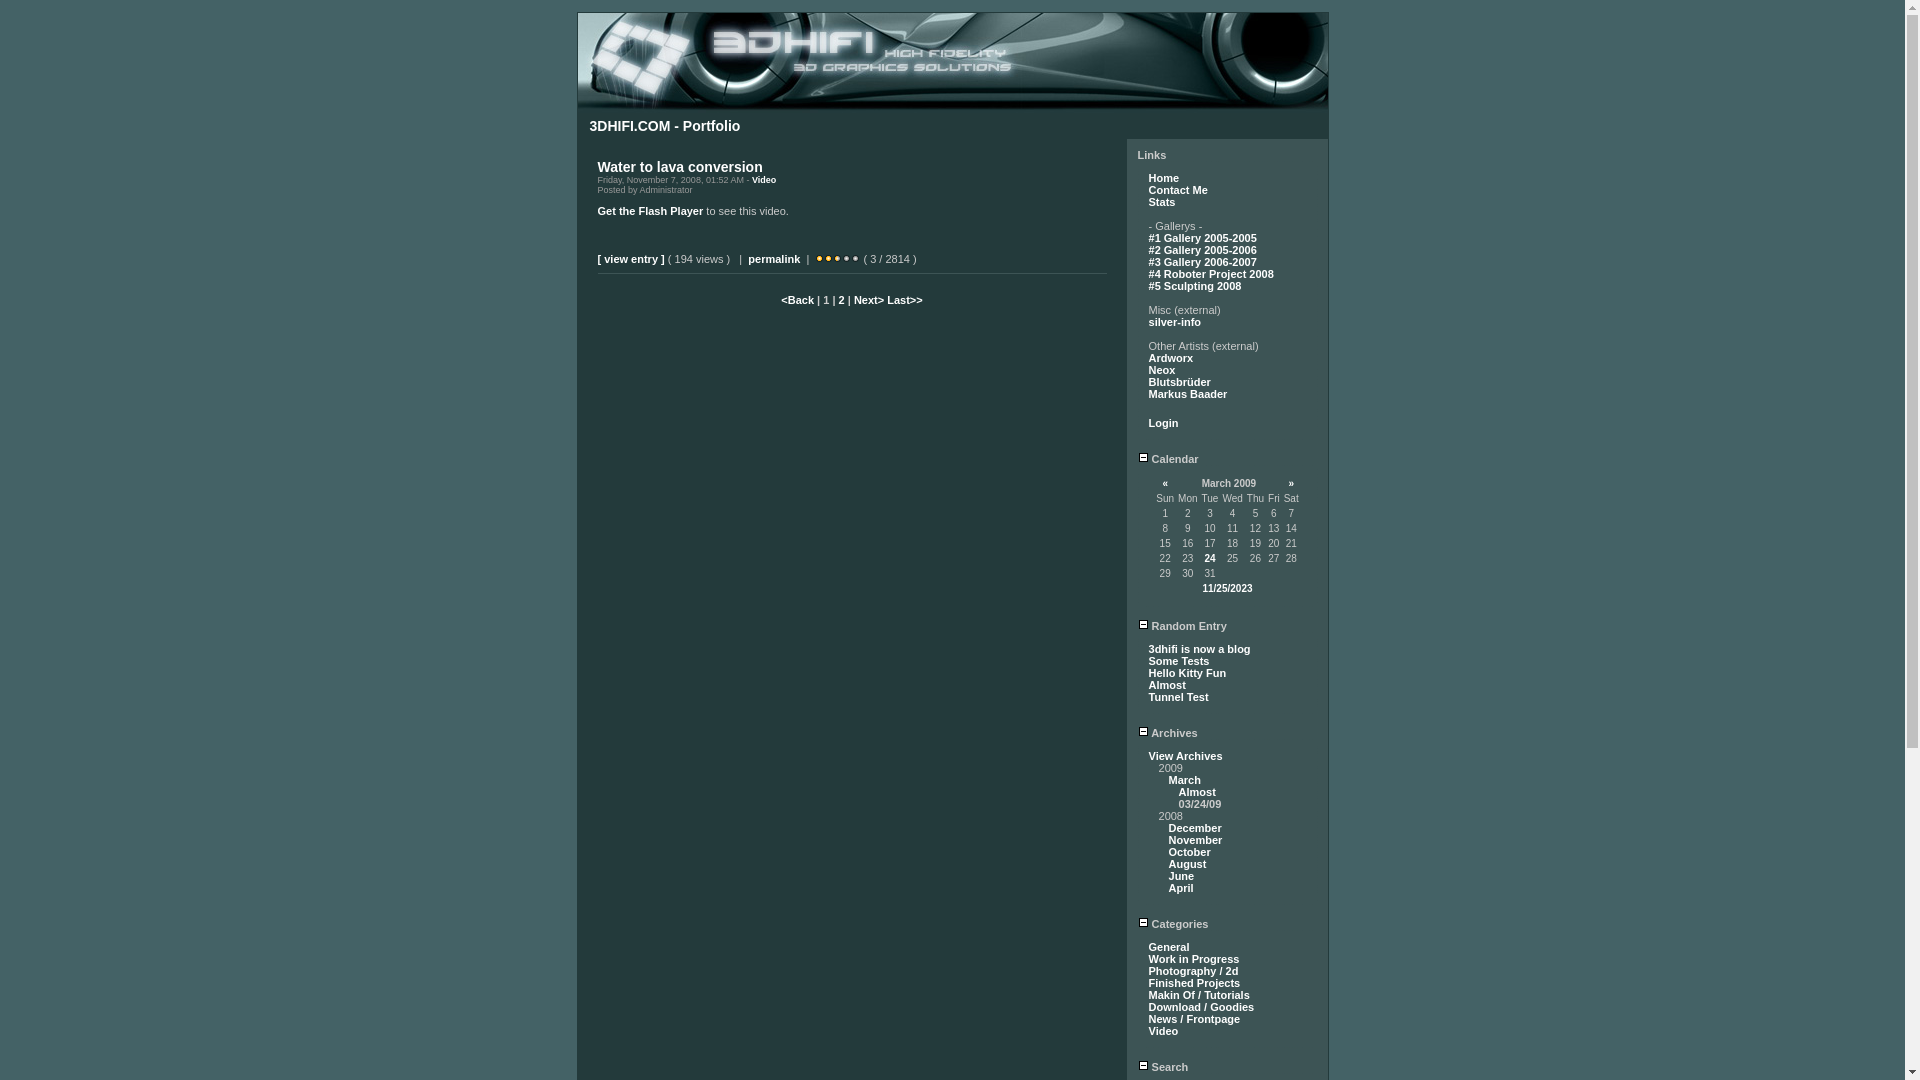  Describe the element at coordinates (1148, 684) in the screenshot. I see `'Almost'` at that location.